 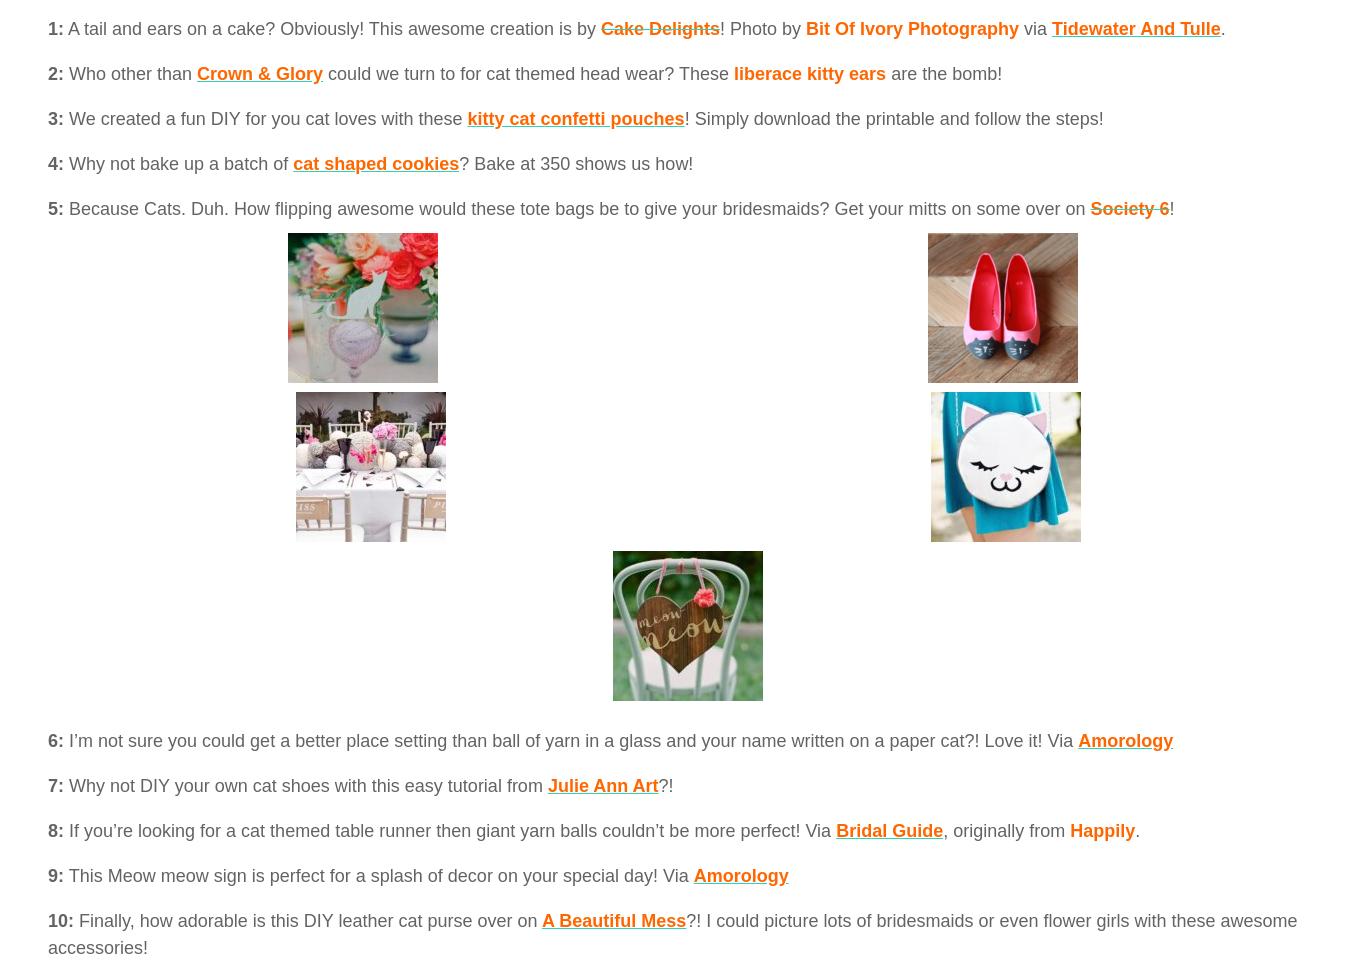 I want to click on '?!', so click(x=664, y=784).